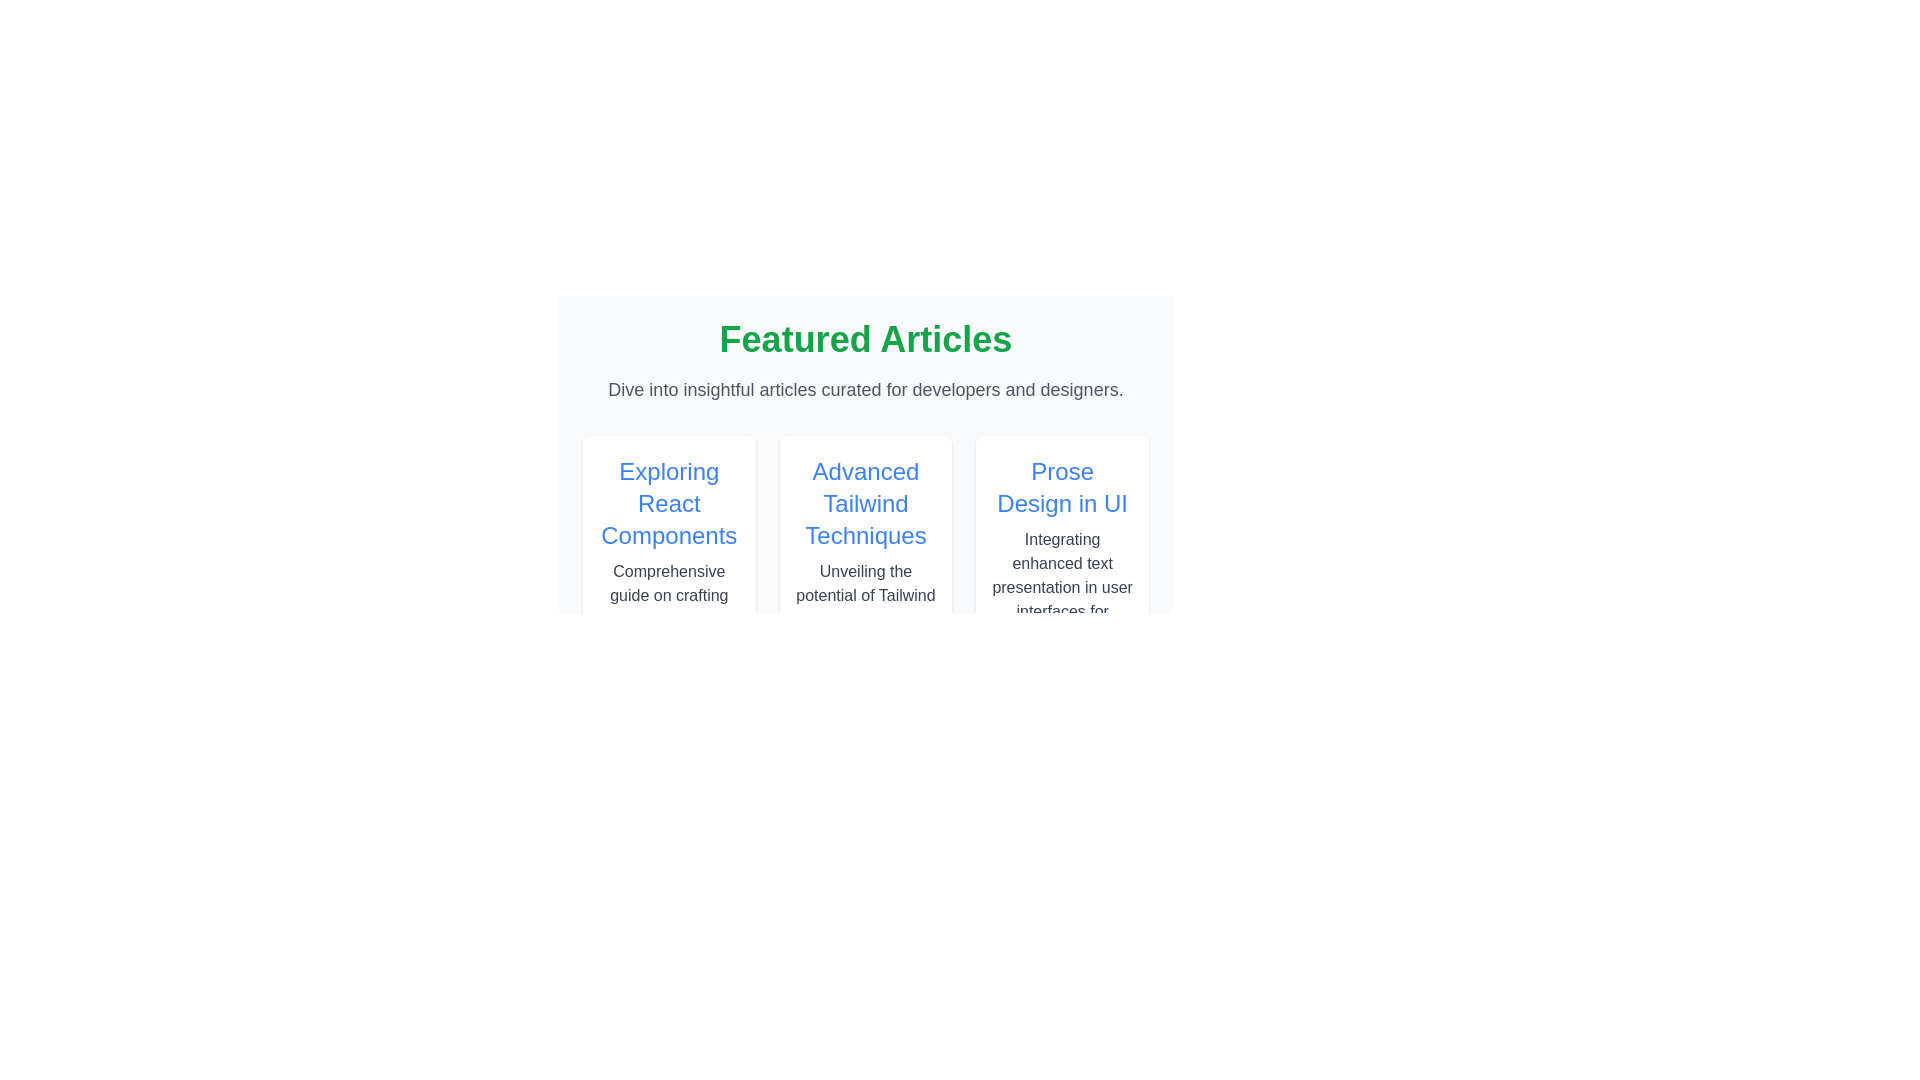 Image resolution: width=1920 pixels, height=1080 pixels. Describe the element at coordinates (669, 503) in the screenshot. I see `the Text heading element located at the top of the first card in the 'Featured Articles' section` at that location.